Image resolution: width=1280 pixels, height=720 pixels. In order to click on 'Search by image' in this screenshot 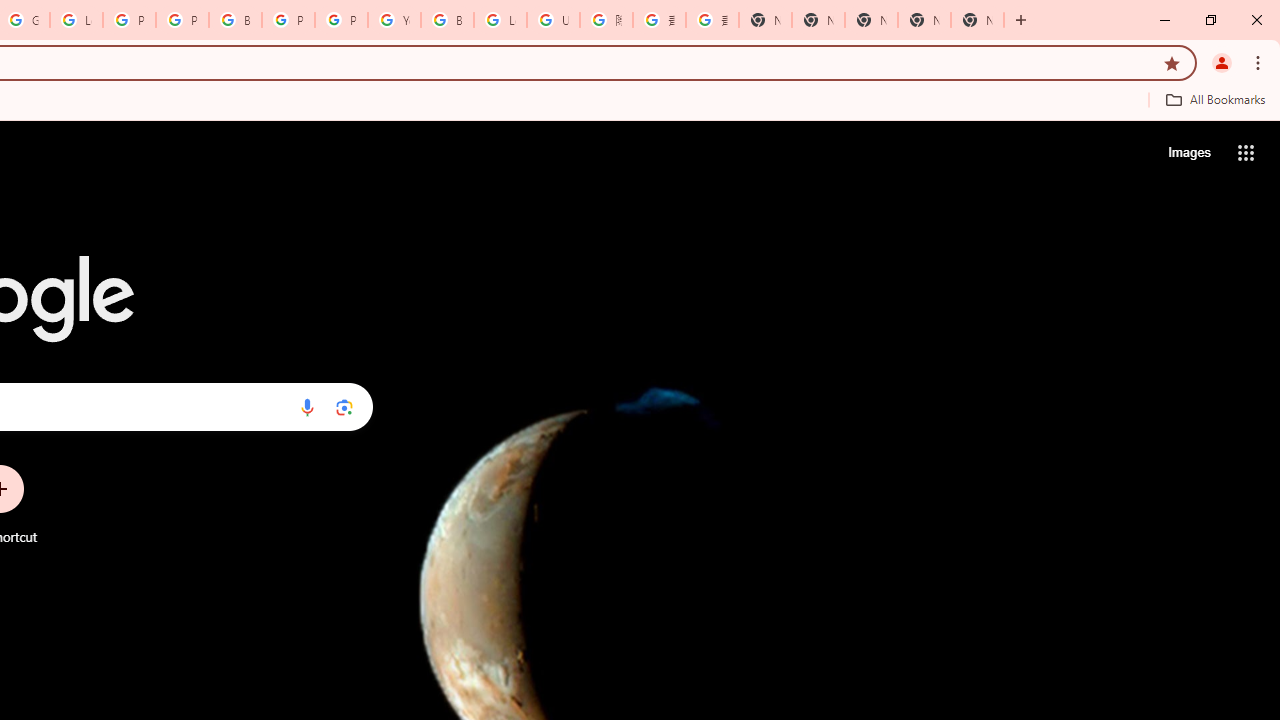, I will do `click(344, 406)`.